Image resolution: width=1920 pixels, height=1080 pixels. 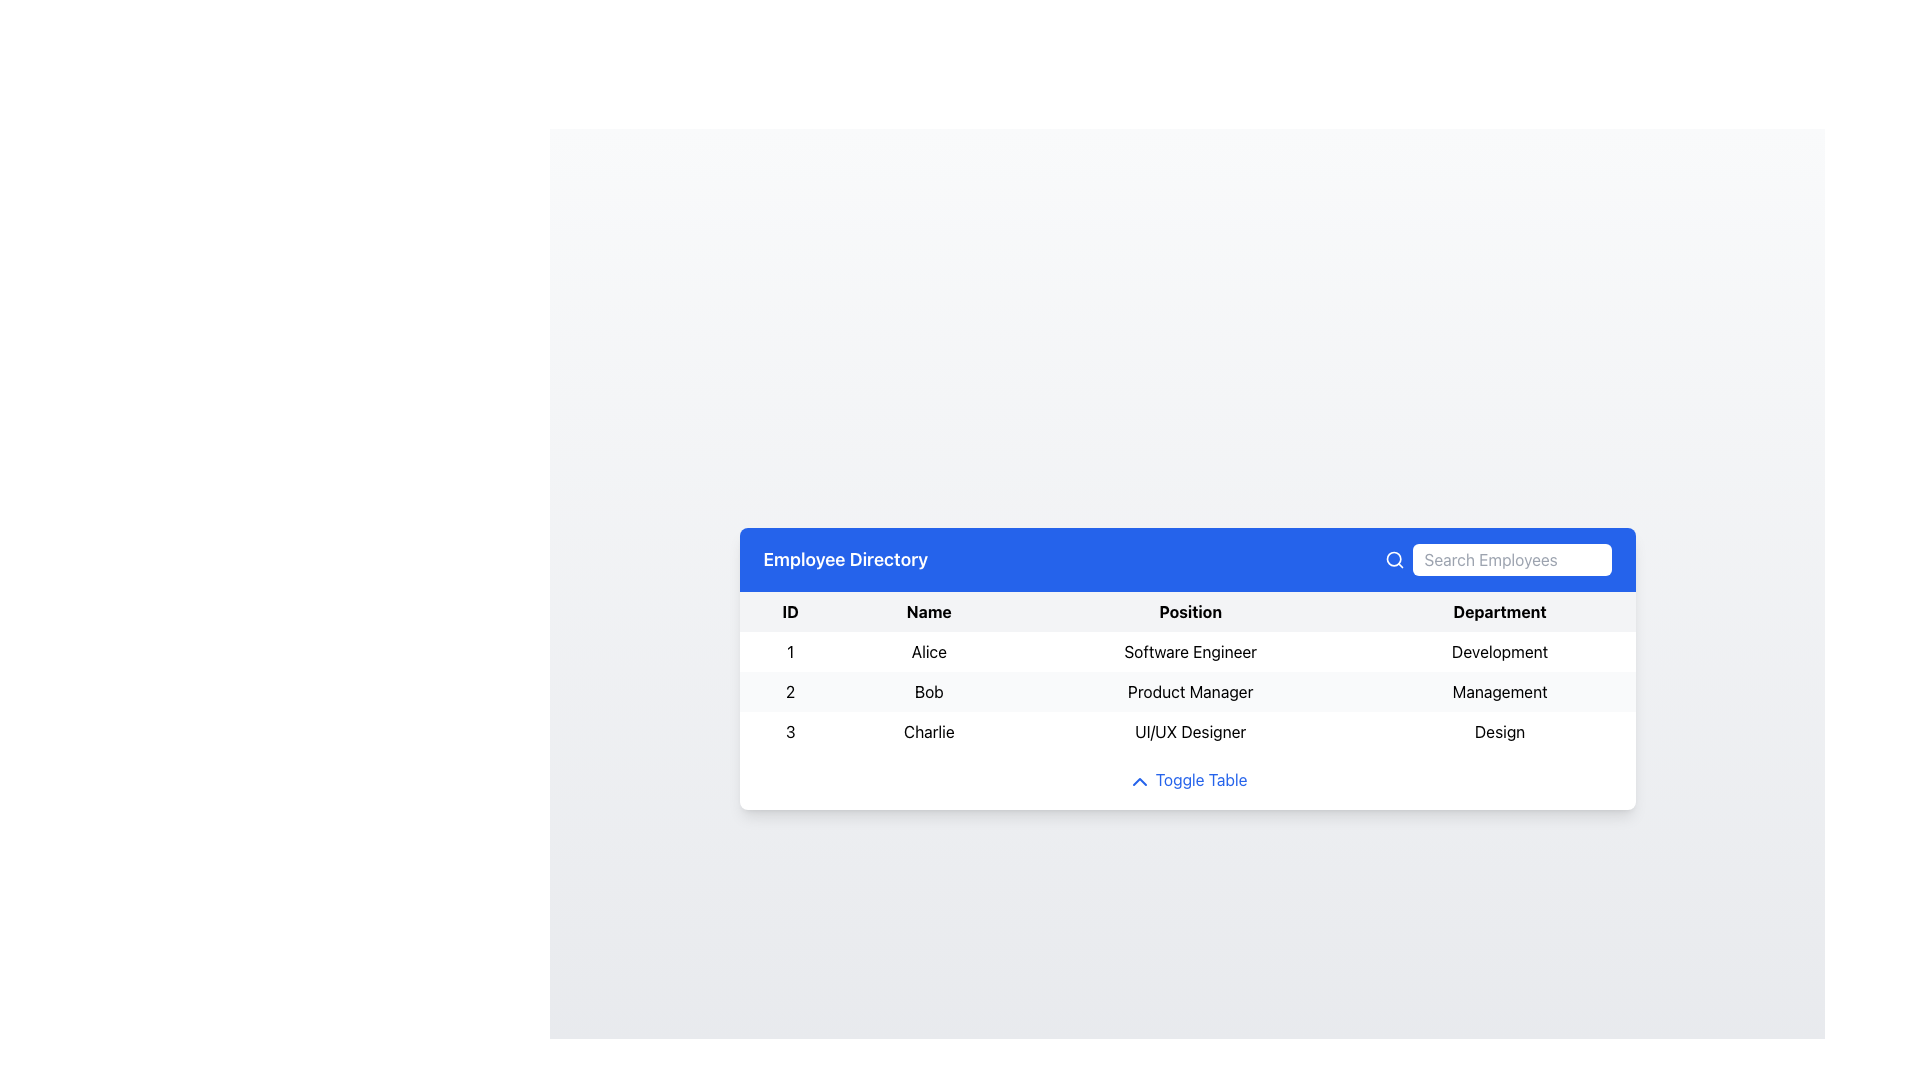 What do you see at coordinates (1497, 559) in the screenshot?
I see `the magnifying glass icon located at the end of the text input field in the top-right corner of the 'Employee Directory' header` at bounding box center [1497, 559].